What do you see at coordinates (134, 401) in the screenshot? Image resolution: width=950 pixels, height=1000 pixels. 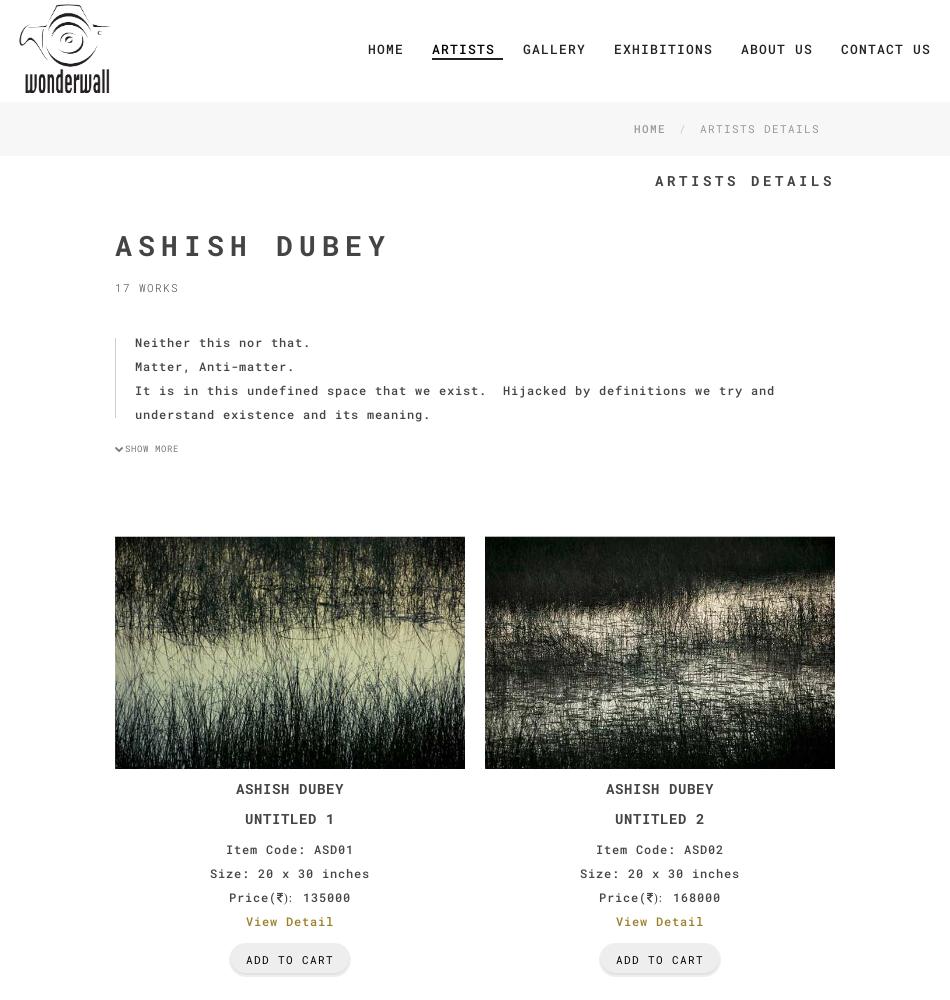 I see `'It is in this undefined space that we exist.  Hijacked by definitions we try and understand existence and its meaning.'` at bounding box center [134, 401].